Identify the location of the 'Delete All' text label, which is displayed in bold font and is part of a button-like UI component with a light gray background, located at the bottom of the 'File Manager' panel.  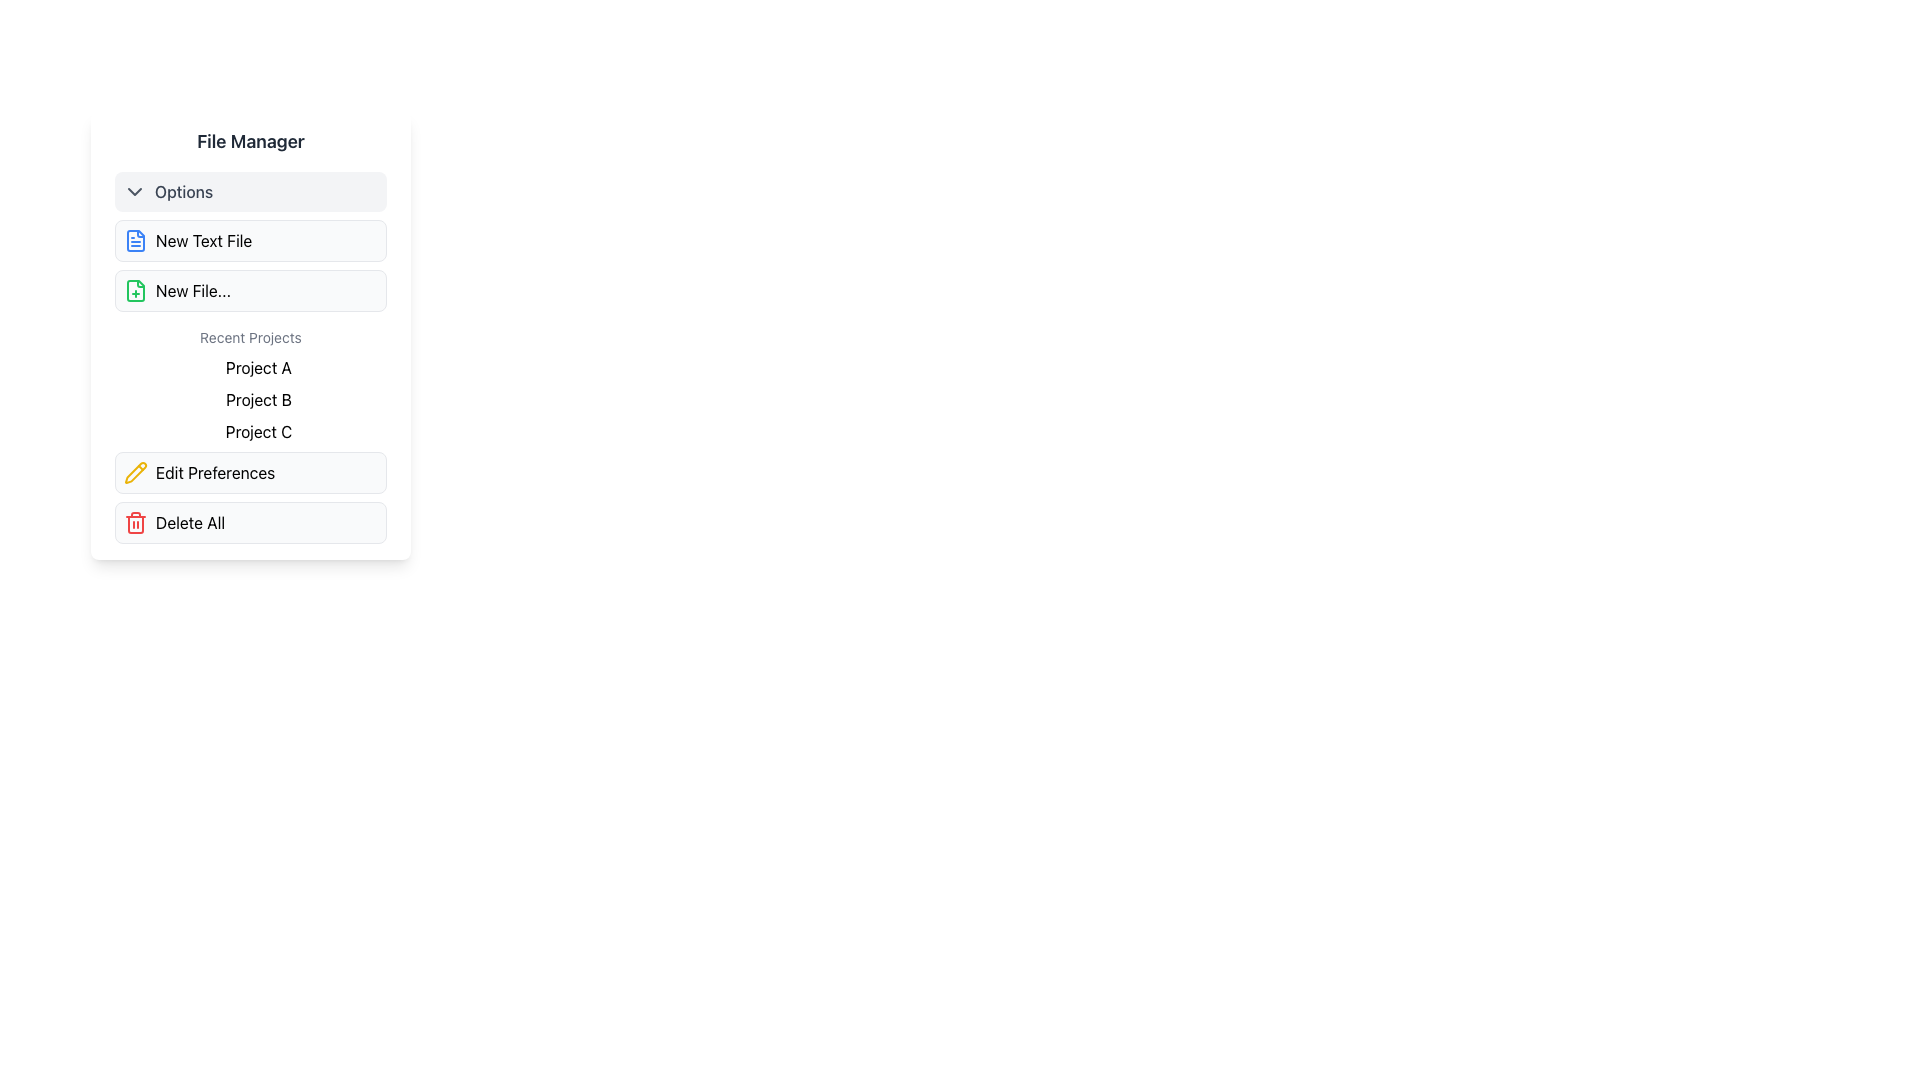
(190, 522).